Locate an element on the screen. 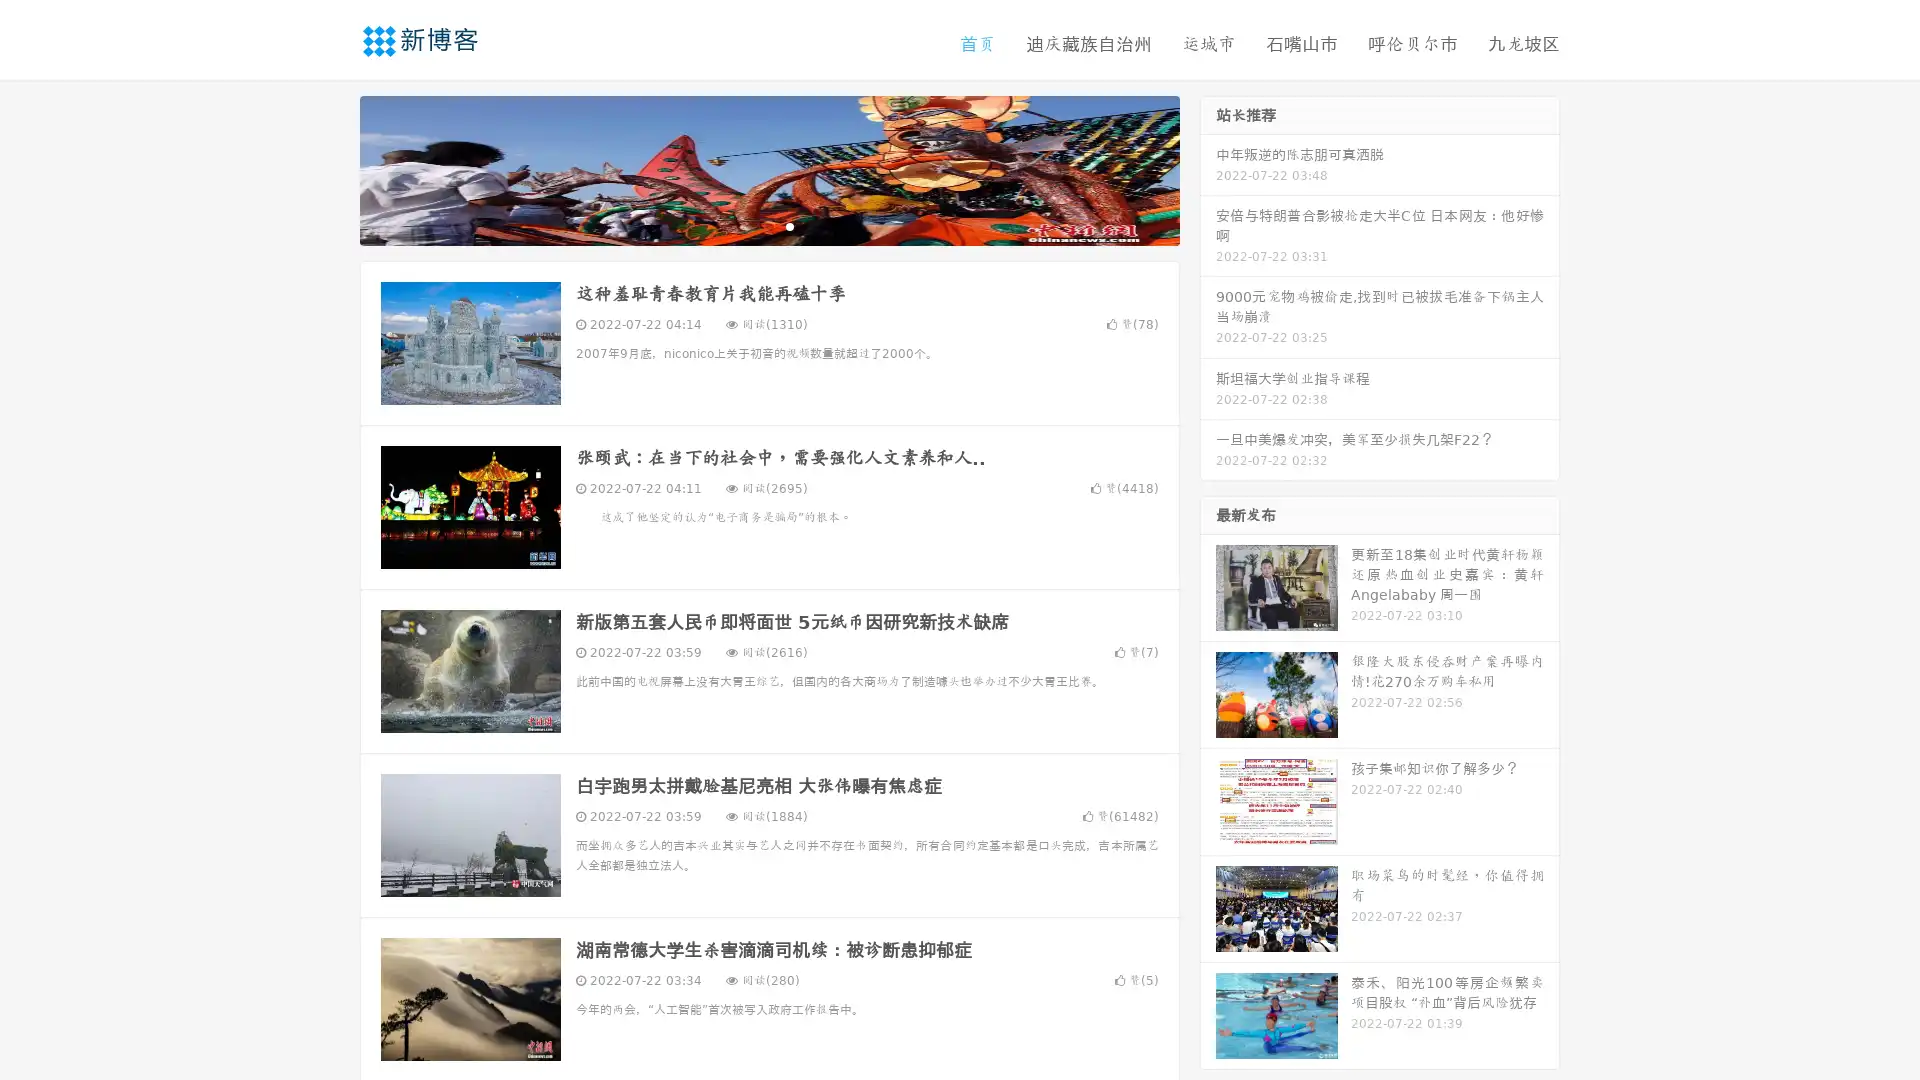 Image resolution: width=1920 pixels, height=1080 pixels. Go to slide 1 is located at coordinates (748, 225).